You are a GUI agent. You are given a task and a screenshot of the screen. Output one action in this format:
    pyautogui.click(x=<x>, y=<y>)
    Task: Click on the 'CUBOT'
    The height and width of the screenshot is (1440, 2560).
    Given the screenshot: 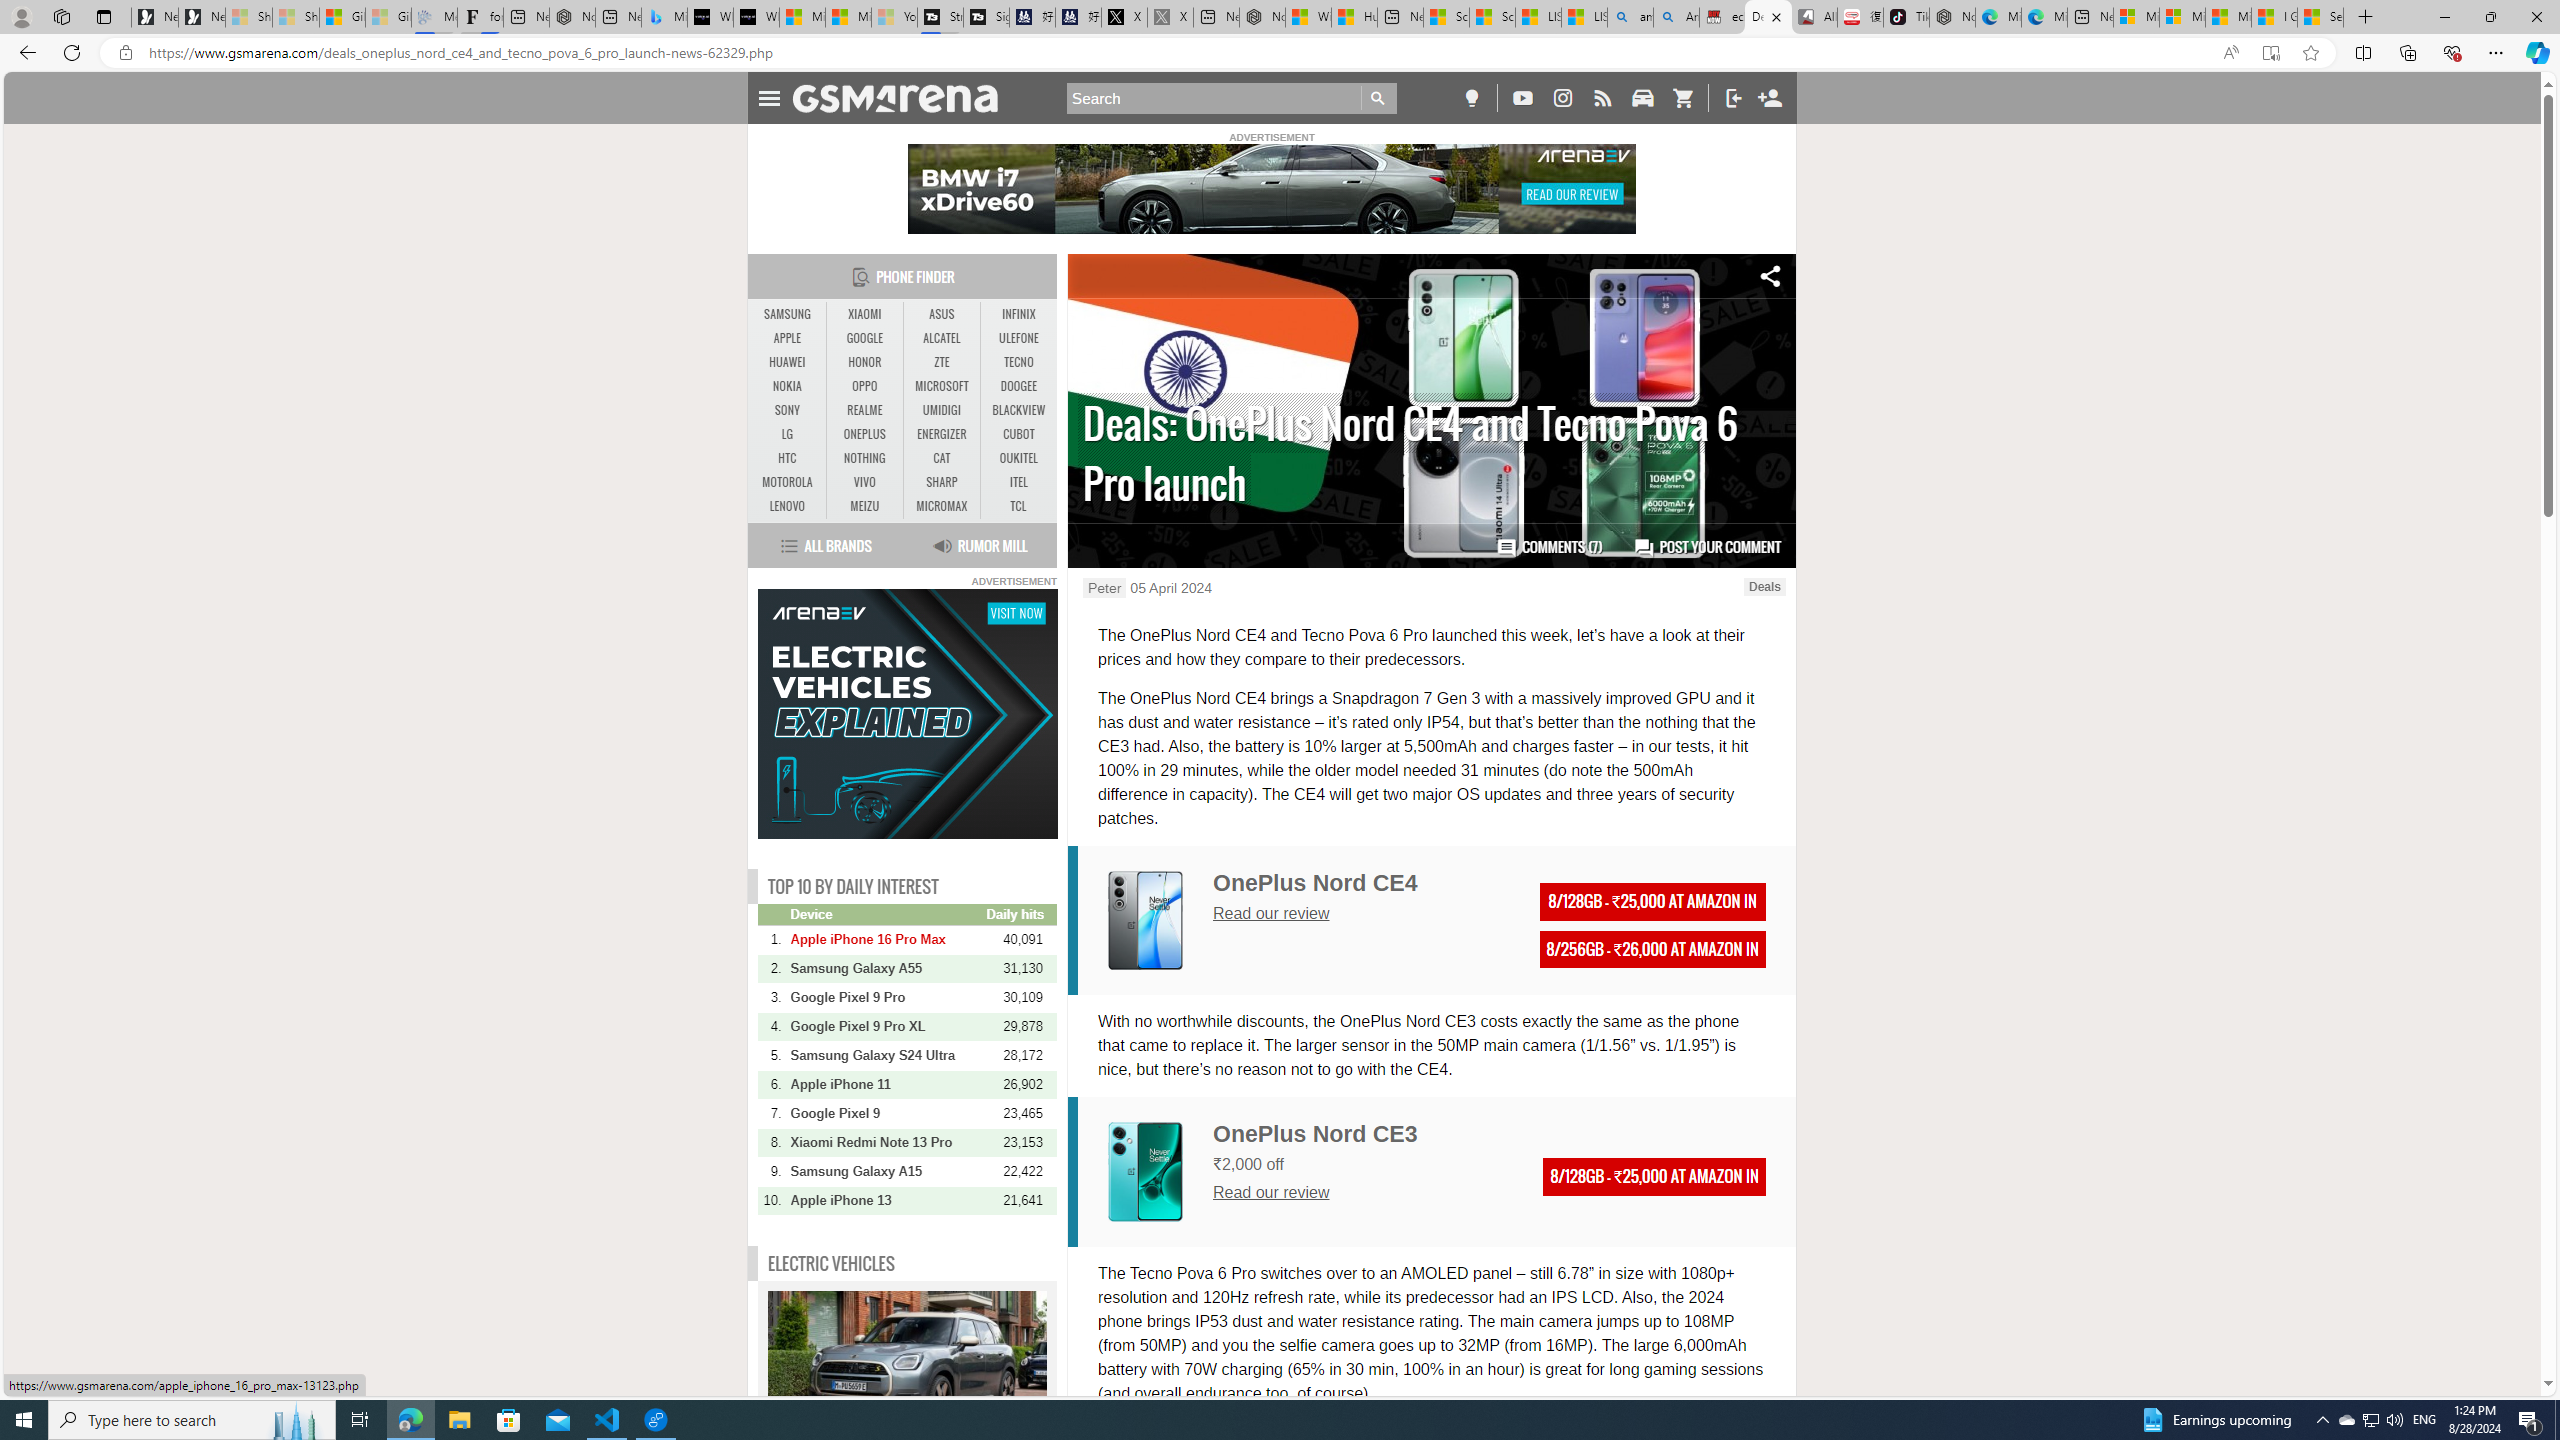 What is the action you would take?
    pyautogui.click(x=1018, y=433)
    